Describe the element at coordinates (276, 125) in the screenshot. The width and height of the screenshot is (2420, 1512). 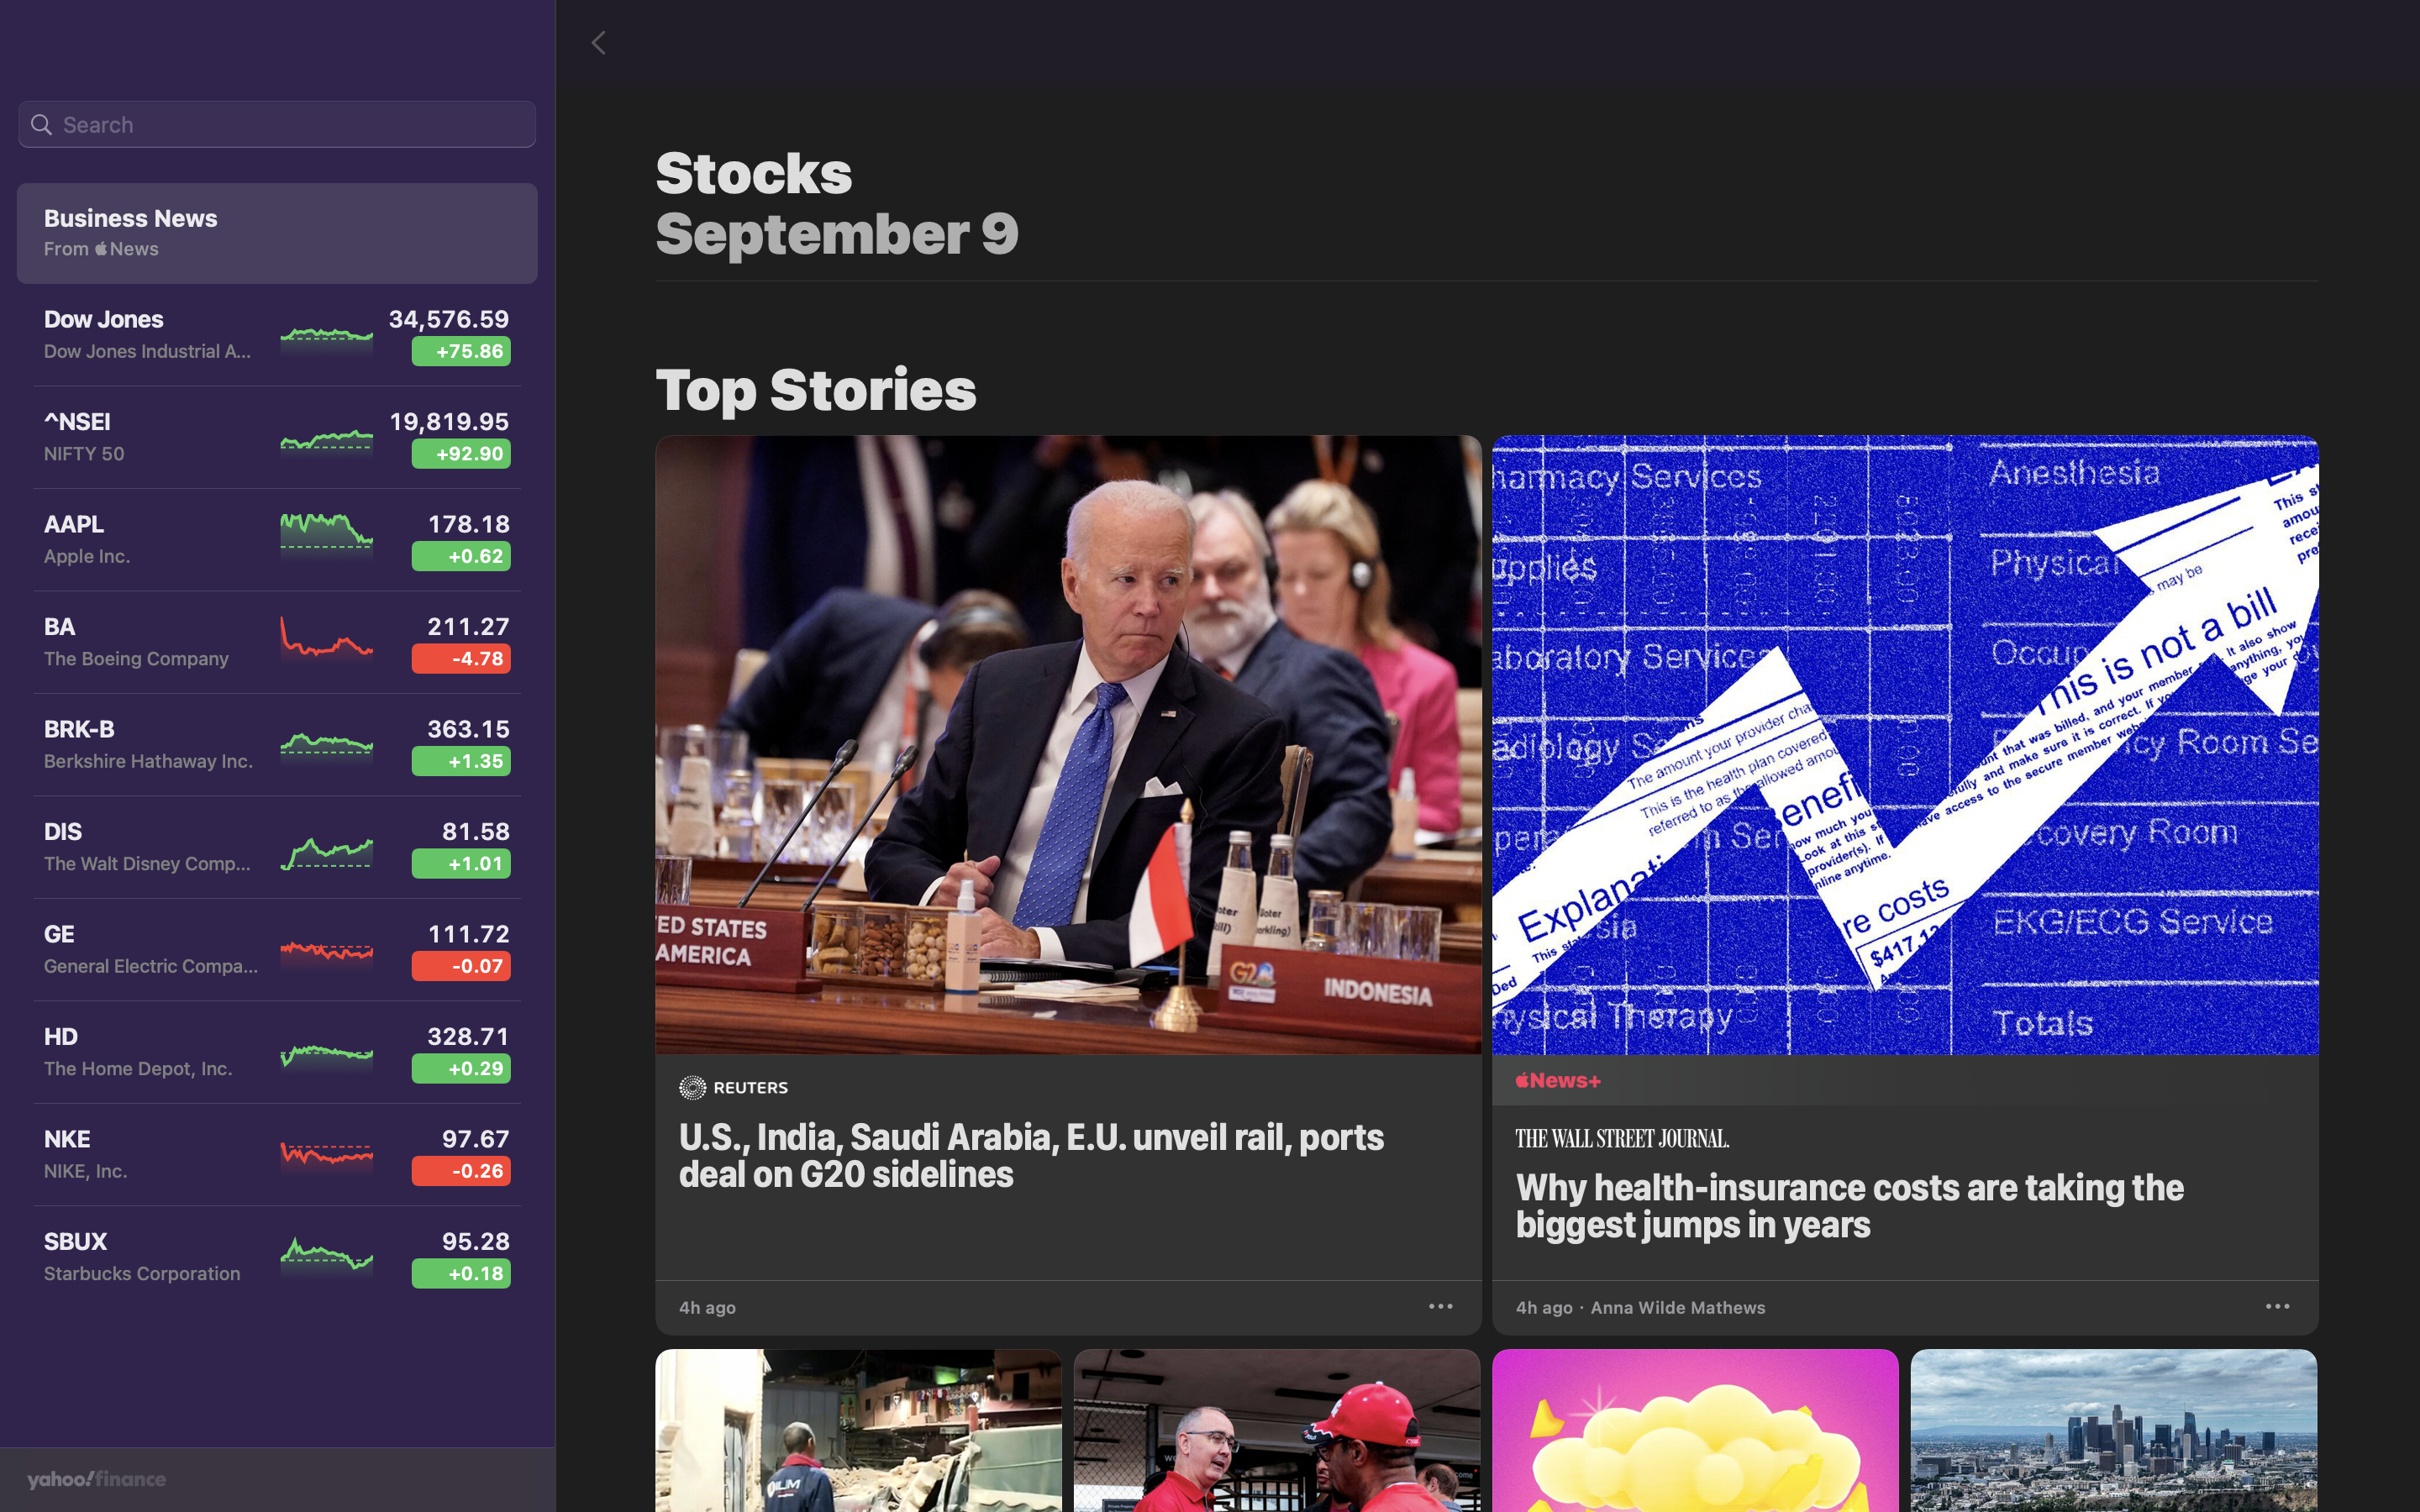
I see `Input "Adobe" in the search box at the top left to find its stock` at that location.